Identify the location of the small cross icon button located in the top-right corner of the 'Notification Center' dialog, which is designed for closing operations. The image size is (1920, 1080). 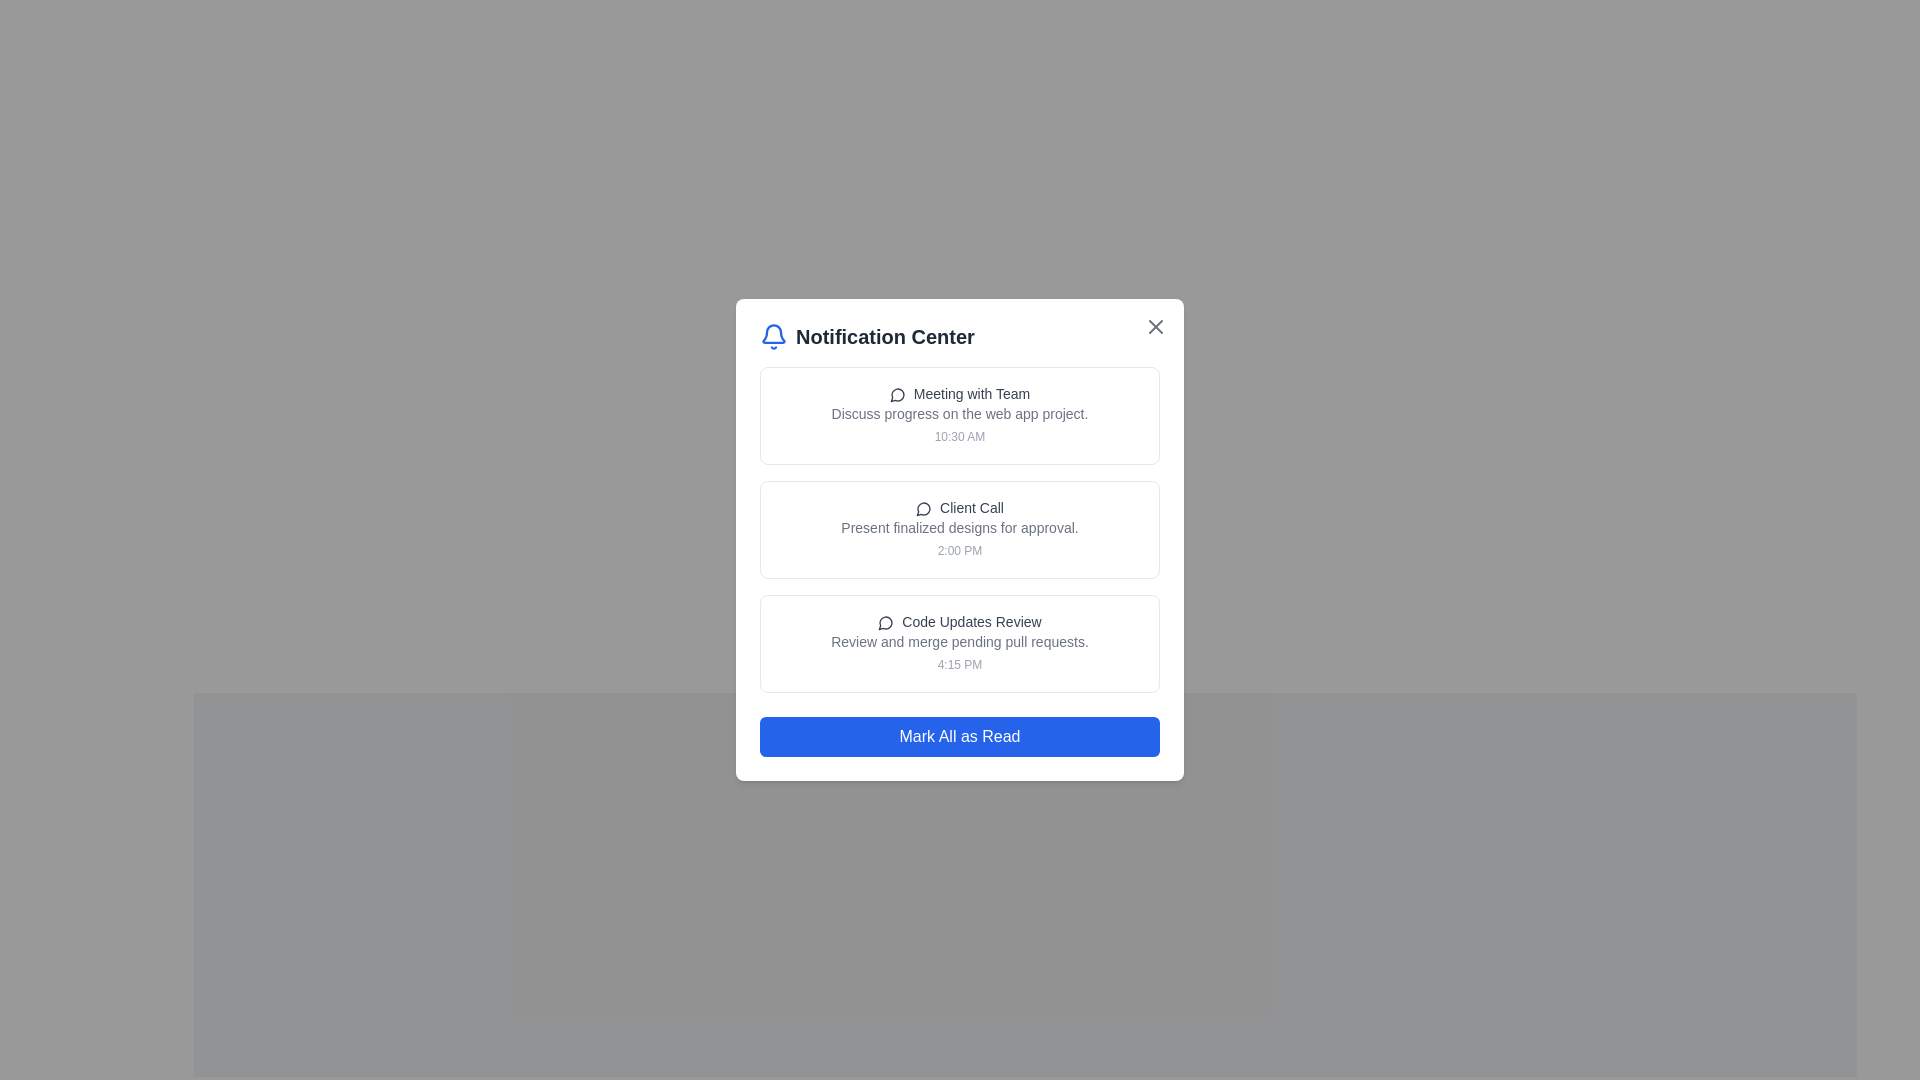
(1156, 326).